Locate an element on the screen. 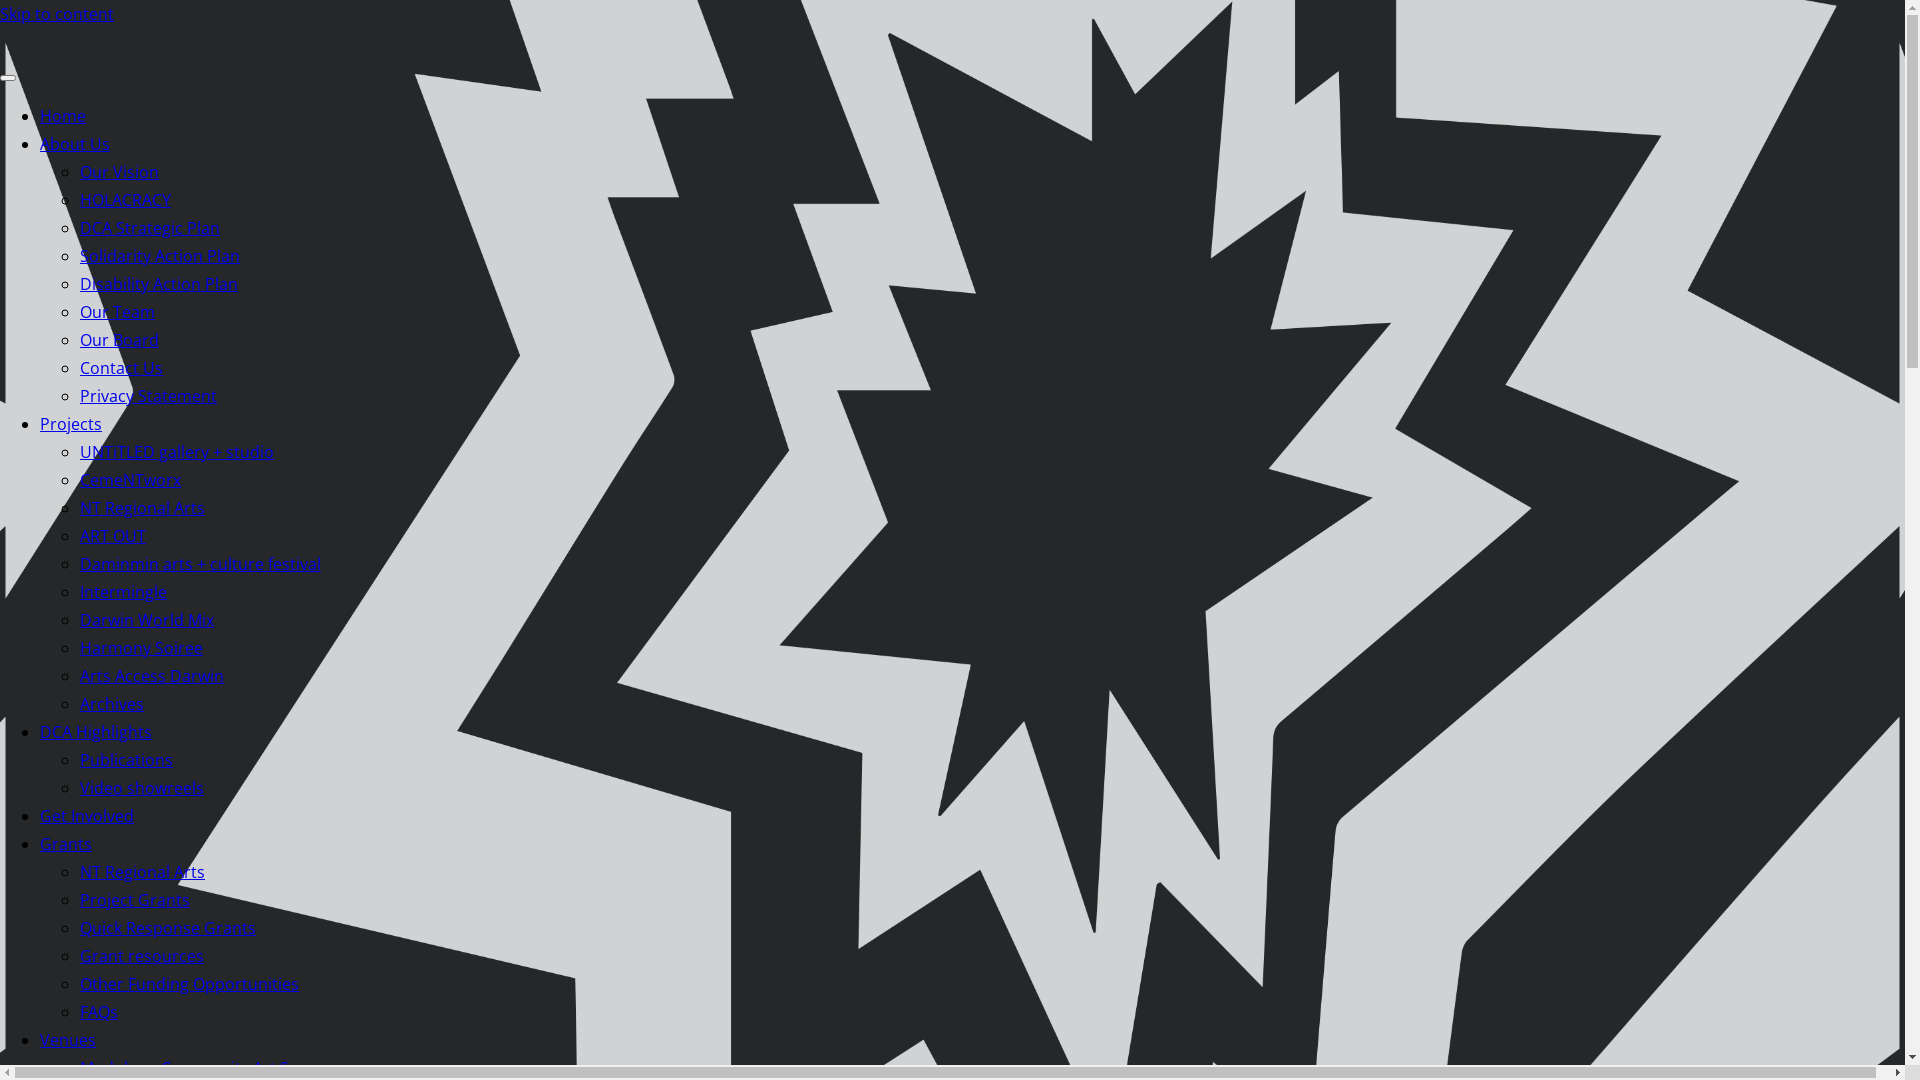 The height and width of the screenshot is (1080, 1920). 'DCA Strategic Plan' is located at coordinates (148, 226).